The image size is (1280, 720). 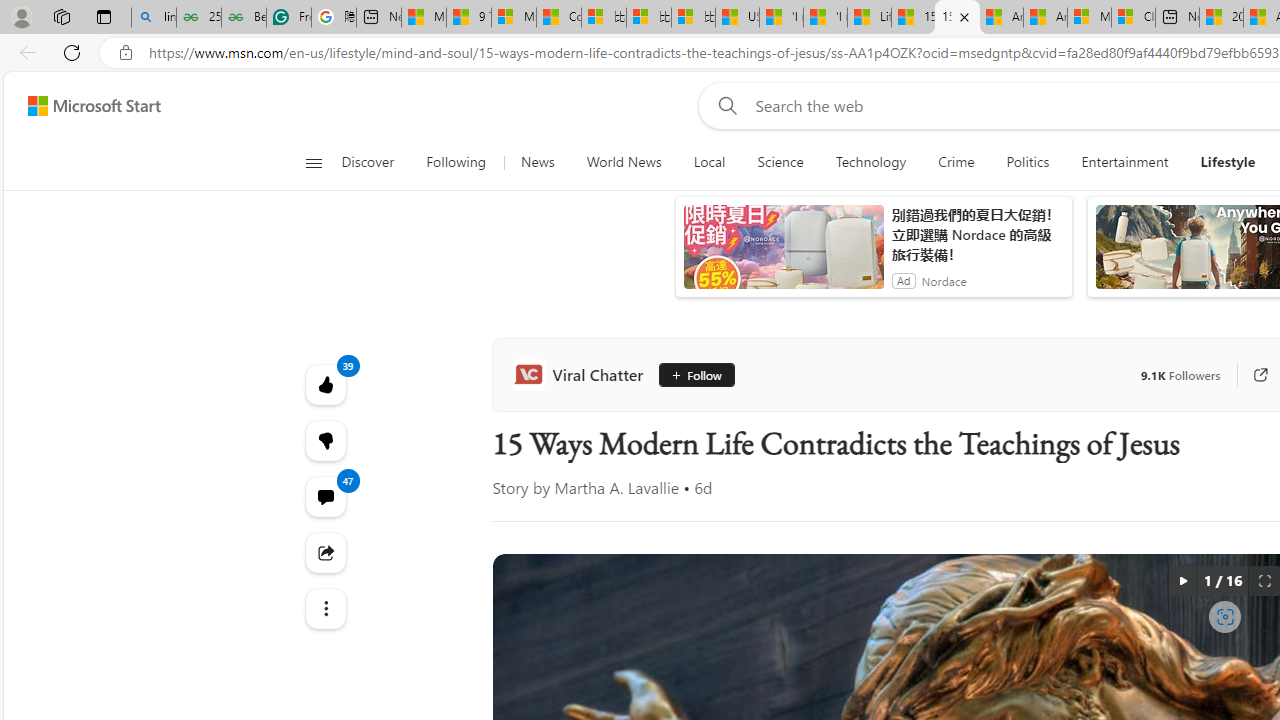 I want to click on 'Nordace', so click(x=943, y=280).